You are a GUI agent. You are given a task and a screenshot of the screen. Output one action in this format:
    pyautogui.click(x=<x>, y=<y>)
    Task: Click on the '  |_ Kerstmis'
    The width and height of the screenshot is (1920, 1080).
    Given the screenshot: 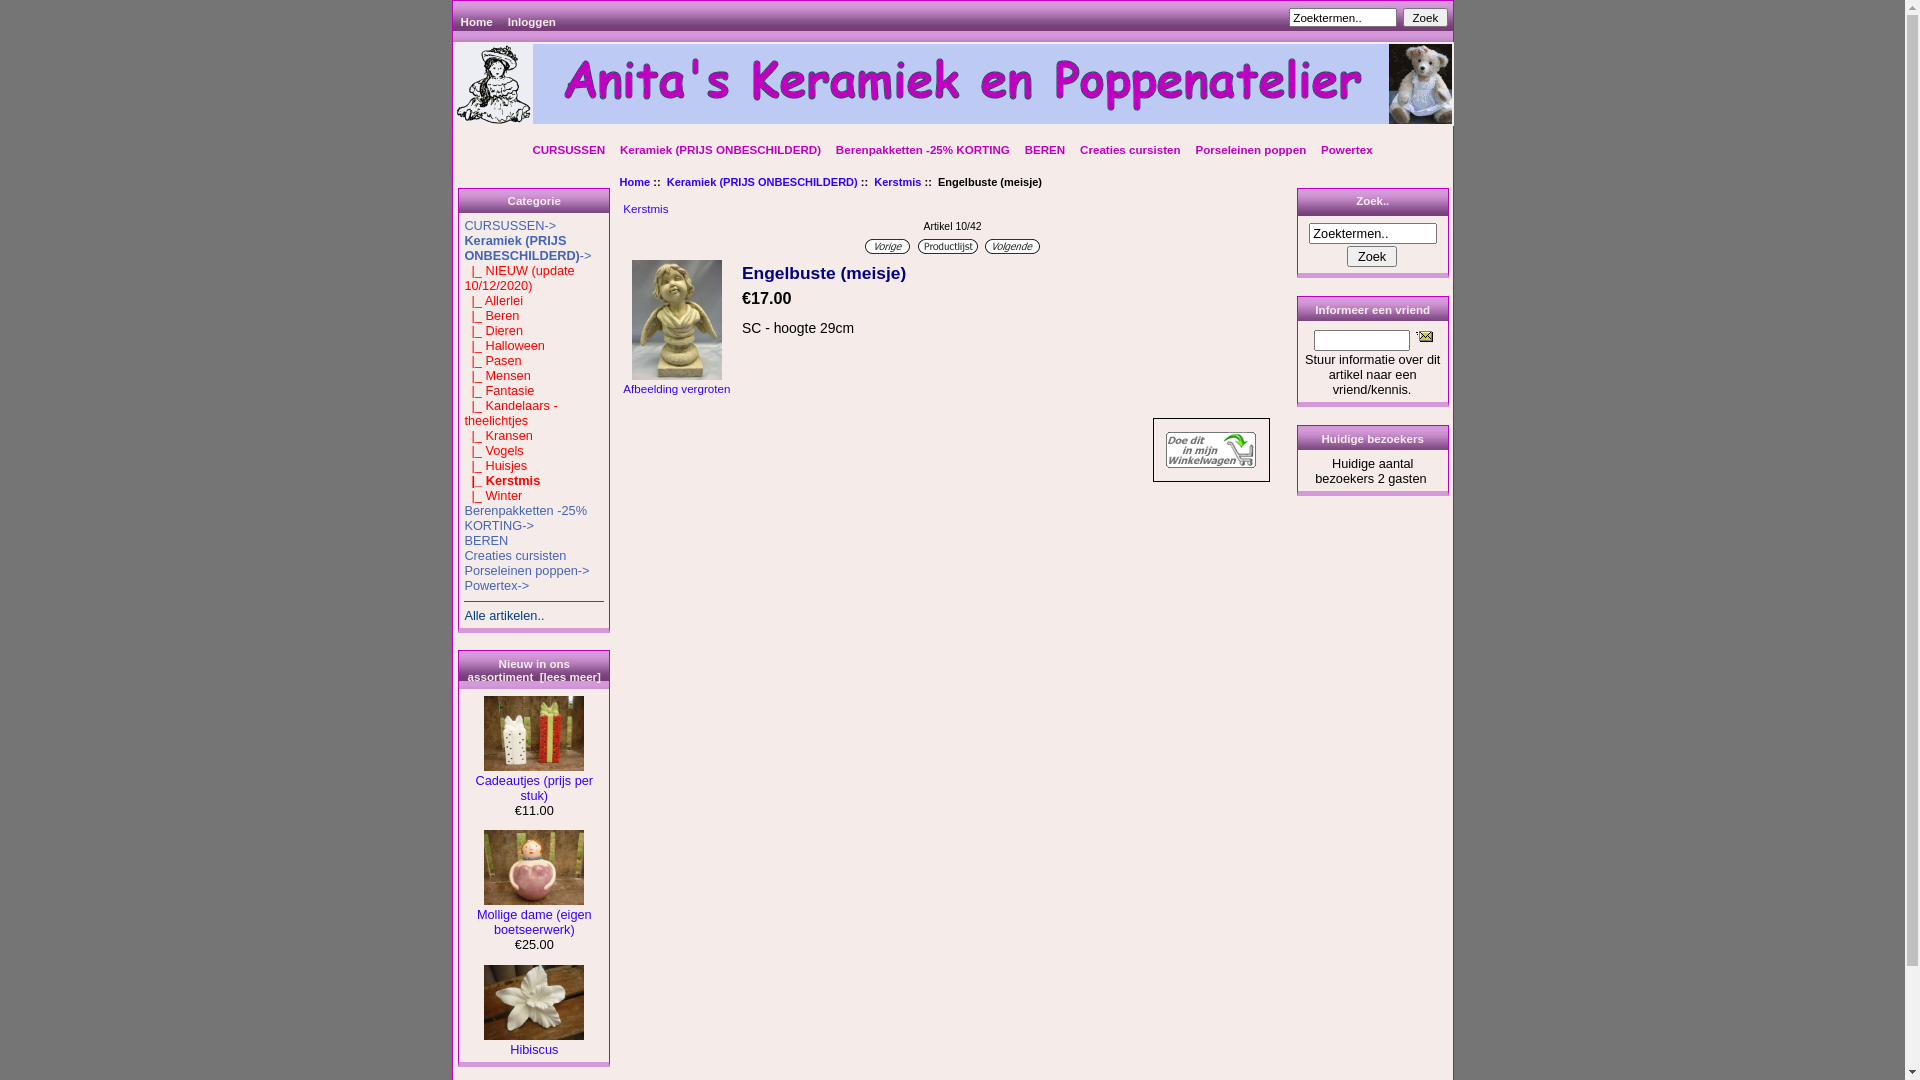 What is the action you would take?
    pyautogui.click(x=463, y=480)
    